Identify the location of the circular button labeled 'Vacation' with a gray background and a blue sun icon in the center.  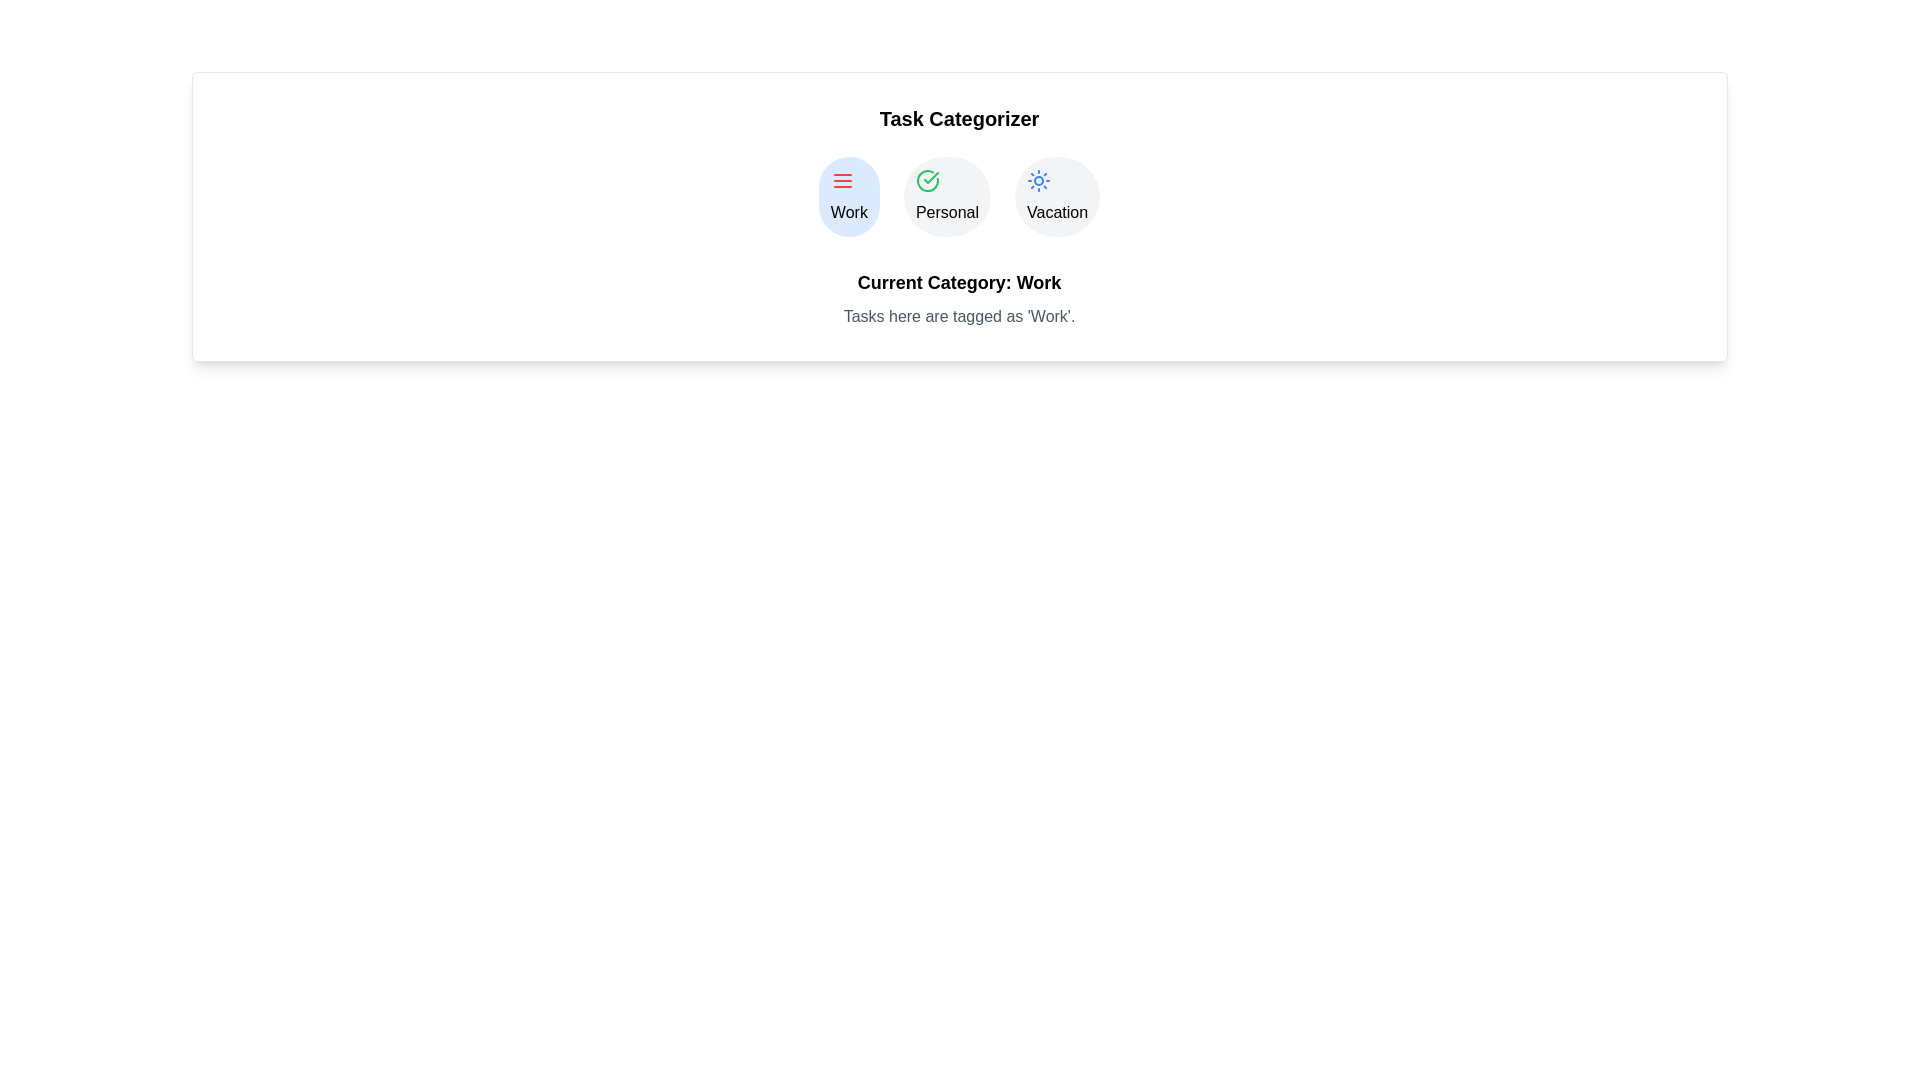
(1056, 196).